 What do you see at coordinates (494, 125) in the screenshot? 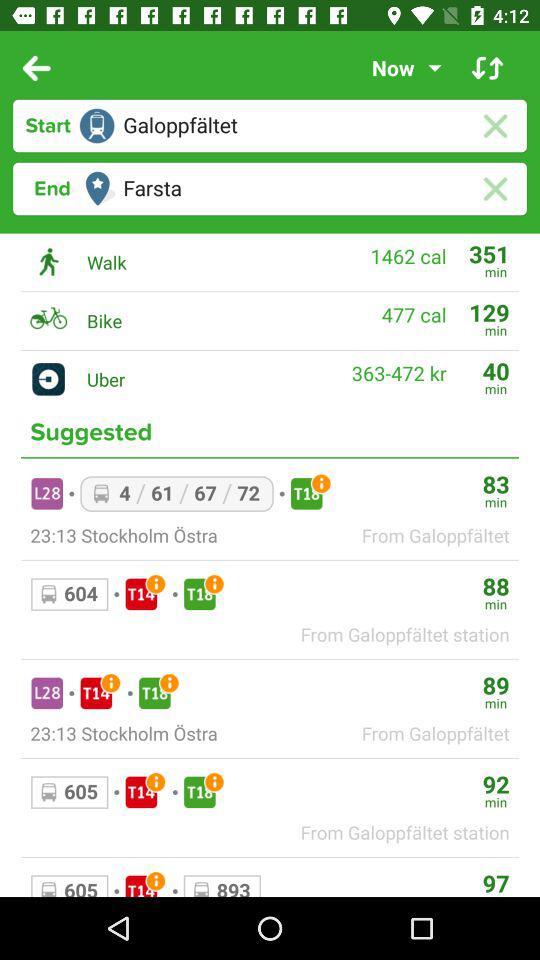
I see `the file` at bounding box center [494, 125].